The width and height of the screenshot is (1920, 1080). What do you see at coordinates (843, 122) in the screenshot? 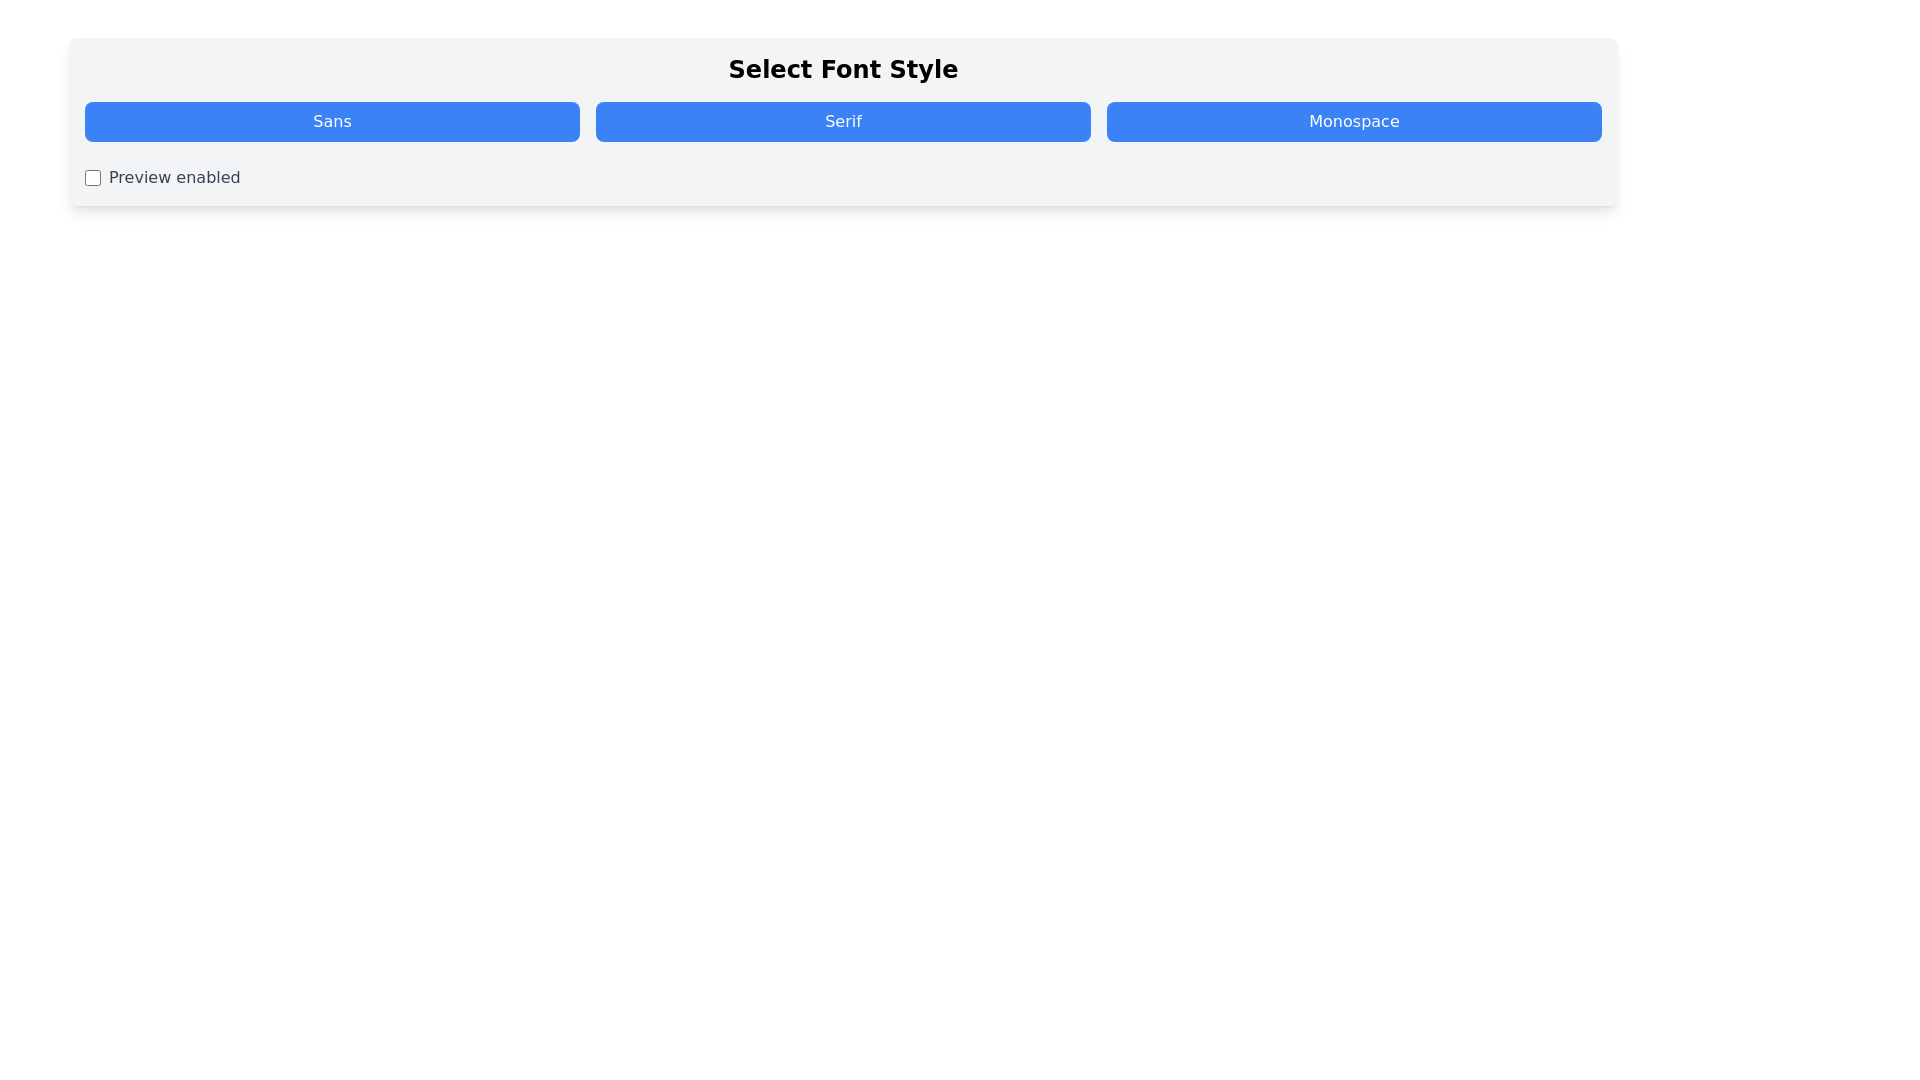
I see `the middle button labeled 'Serif' under the 'Select Font Style' heading` at bounding box center [843, 122].